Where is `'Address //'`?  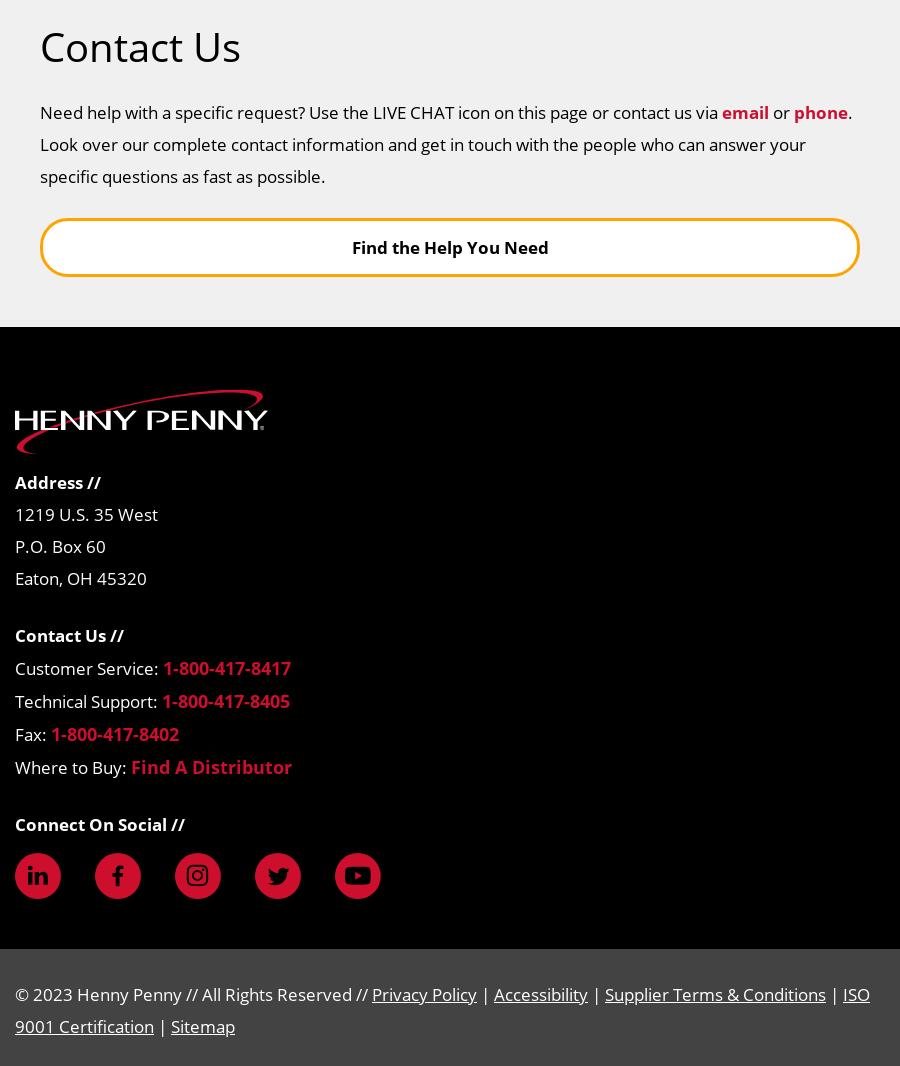 'Address //' is located at coordinates (14, 481).